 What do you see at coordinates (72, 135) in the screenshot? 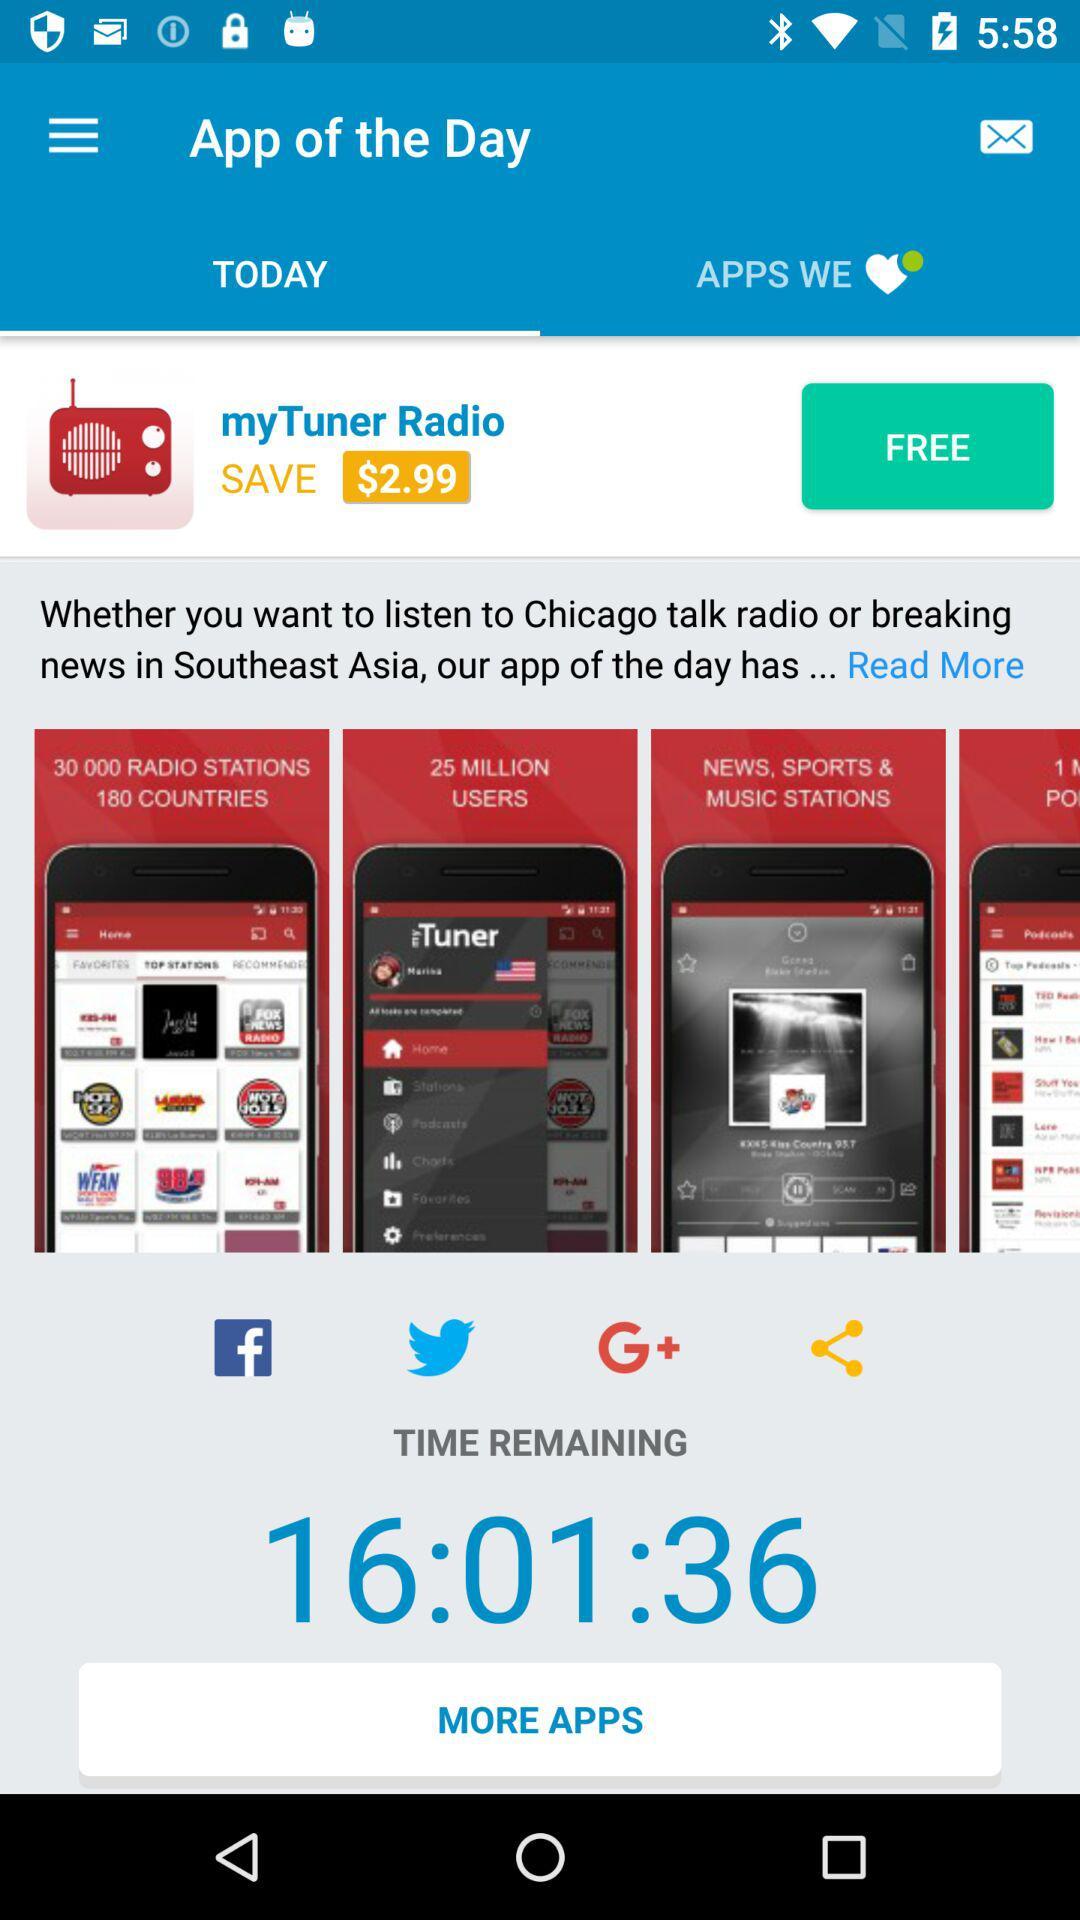
I see `the icon next to the app of the` at bounding box center [72, 135].